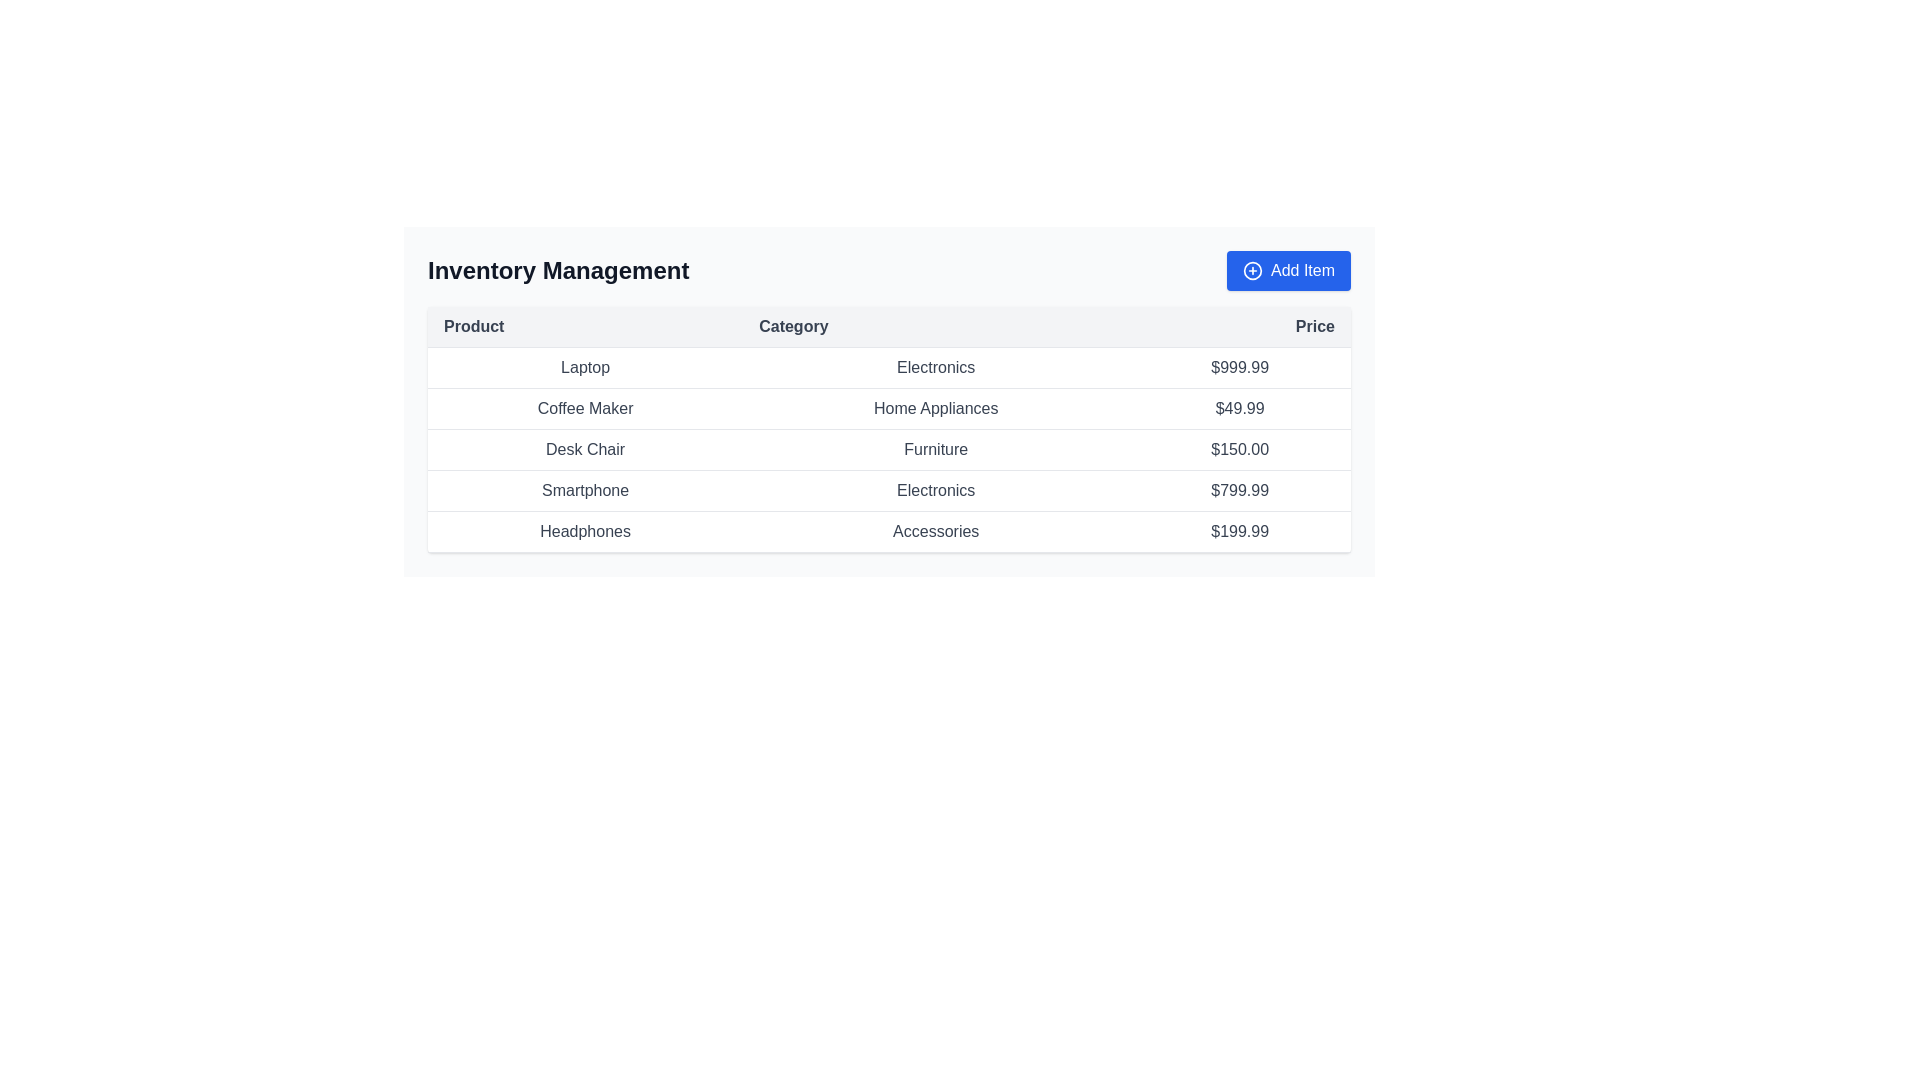 This screenshot has height=1080, width=1920. I want to click on the third row in the inventory table that indicates a product, its category, and price, so click(888, 450).